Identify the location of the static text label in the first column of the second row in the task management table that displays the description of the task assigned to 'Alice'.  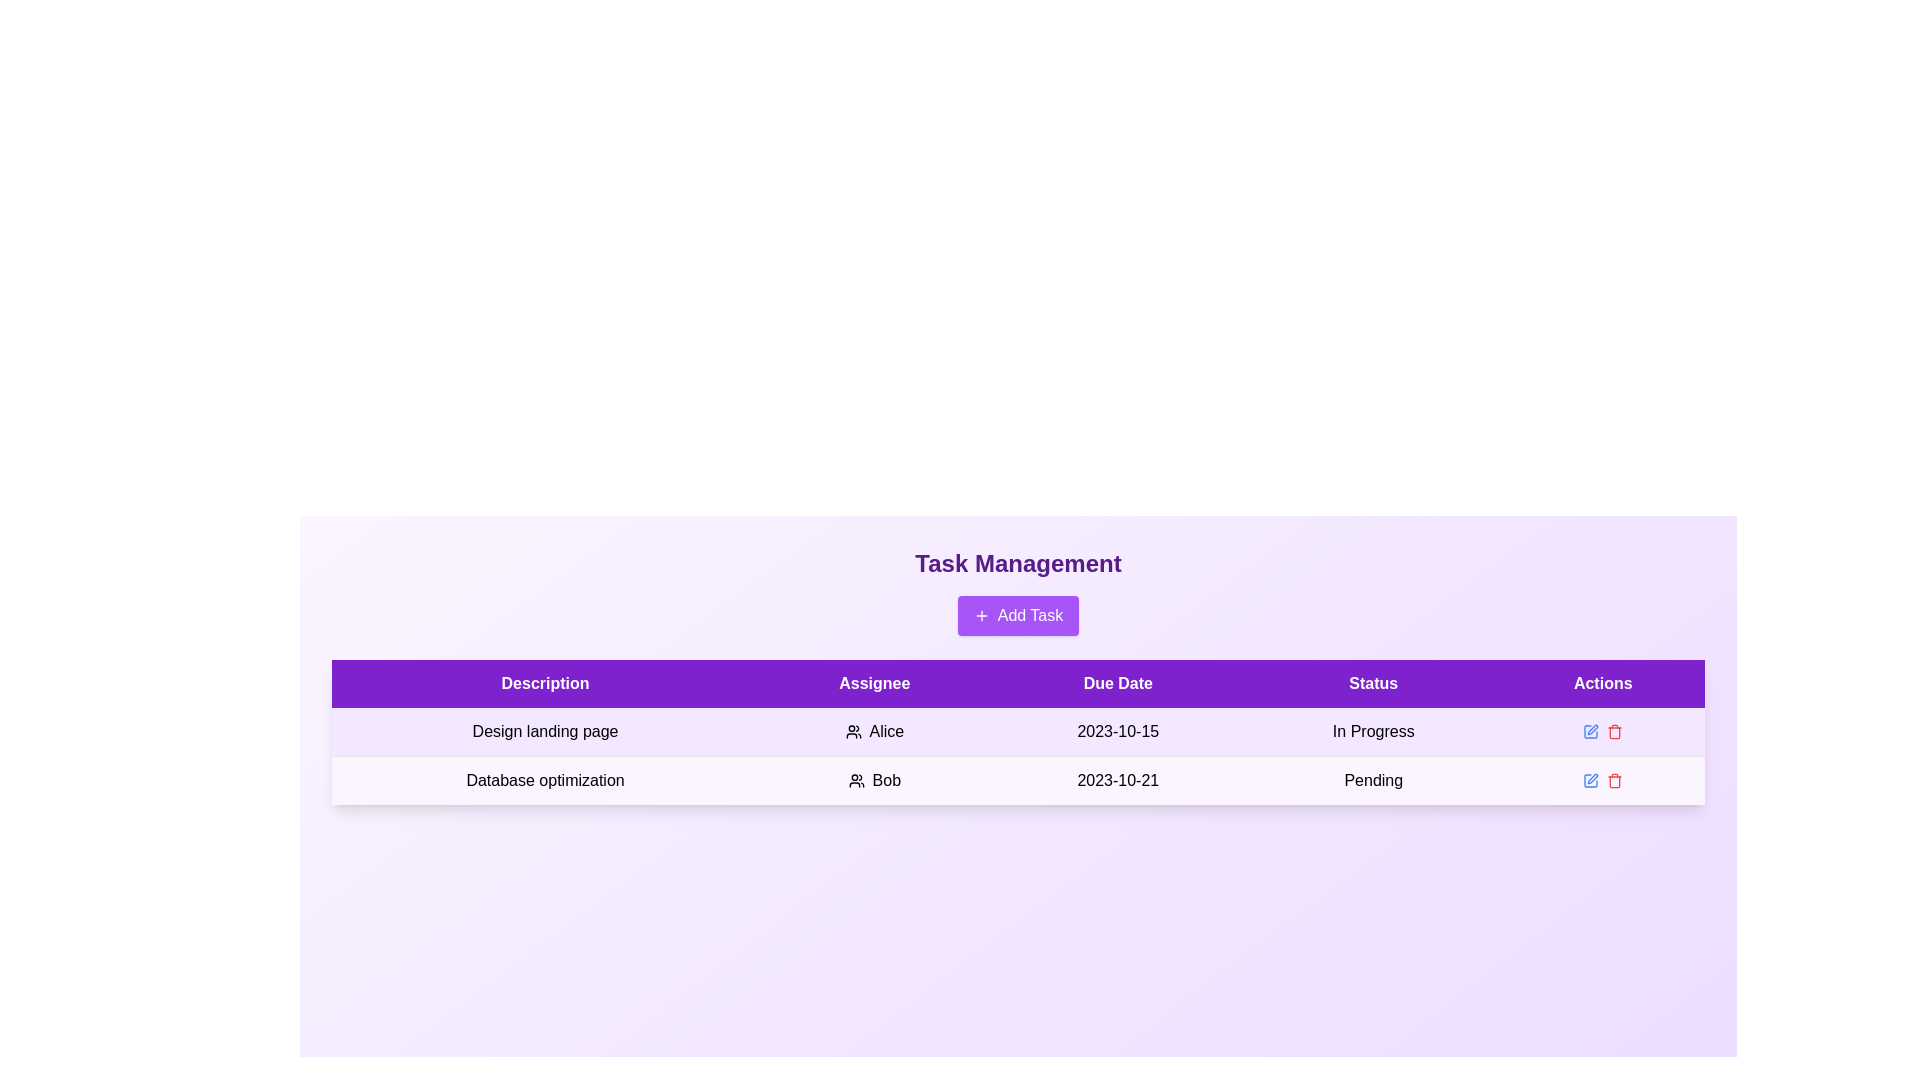
(545, 732).